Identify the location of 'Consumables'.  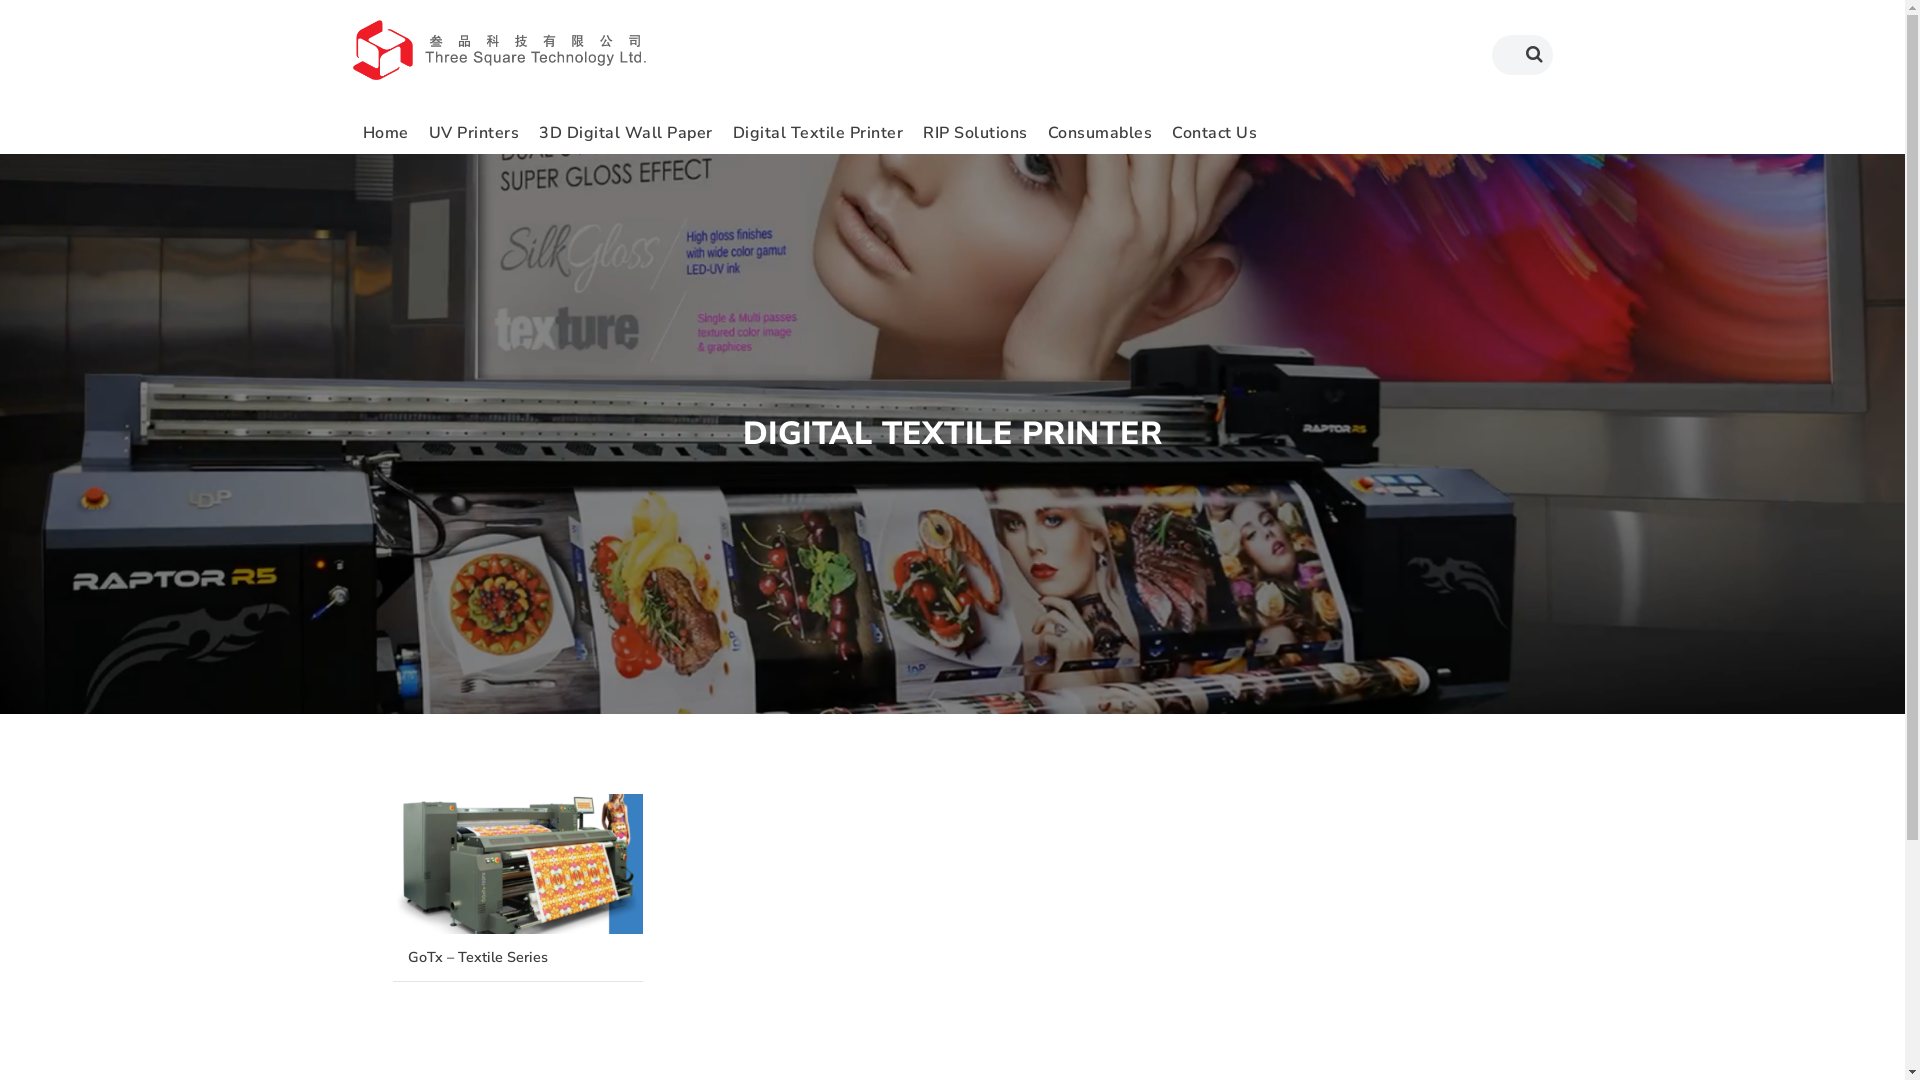
(1037, 132).